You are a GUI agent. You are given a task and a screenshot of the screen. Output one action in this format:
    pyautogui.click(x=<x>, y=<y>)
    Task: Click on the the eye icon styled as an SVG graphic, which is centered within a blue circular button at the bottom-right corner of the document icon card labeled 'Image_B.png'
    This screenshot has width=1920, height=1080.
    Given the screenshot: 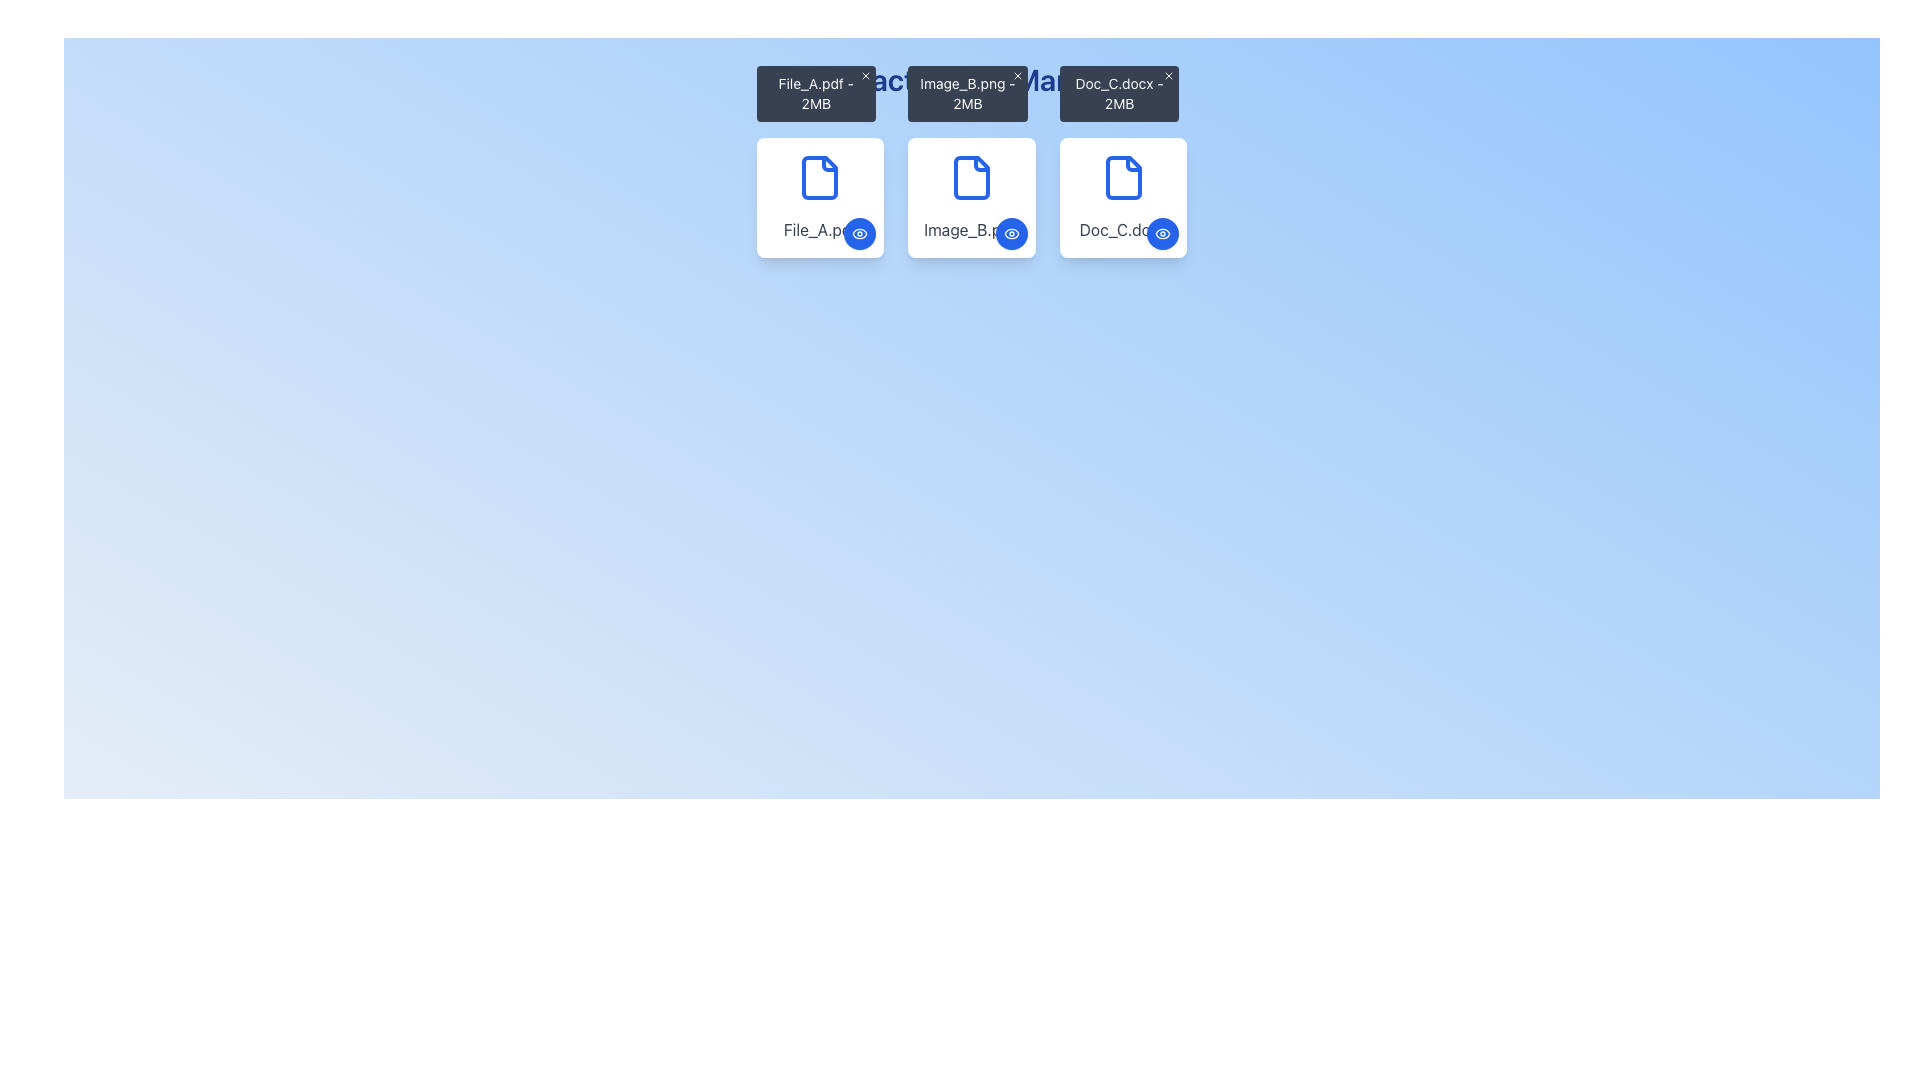 What is the action you would take?
    pyautogui.click(x=1011, y=233)
    